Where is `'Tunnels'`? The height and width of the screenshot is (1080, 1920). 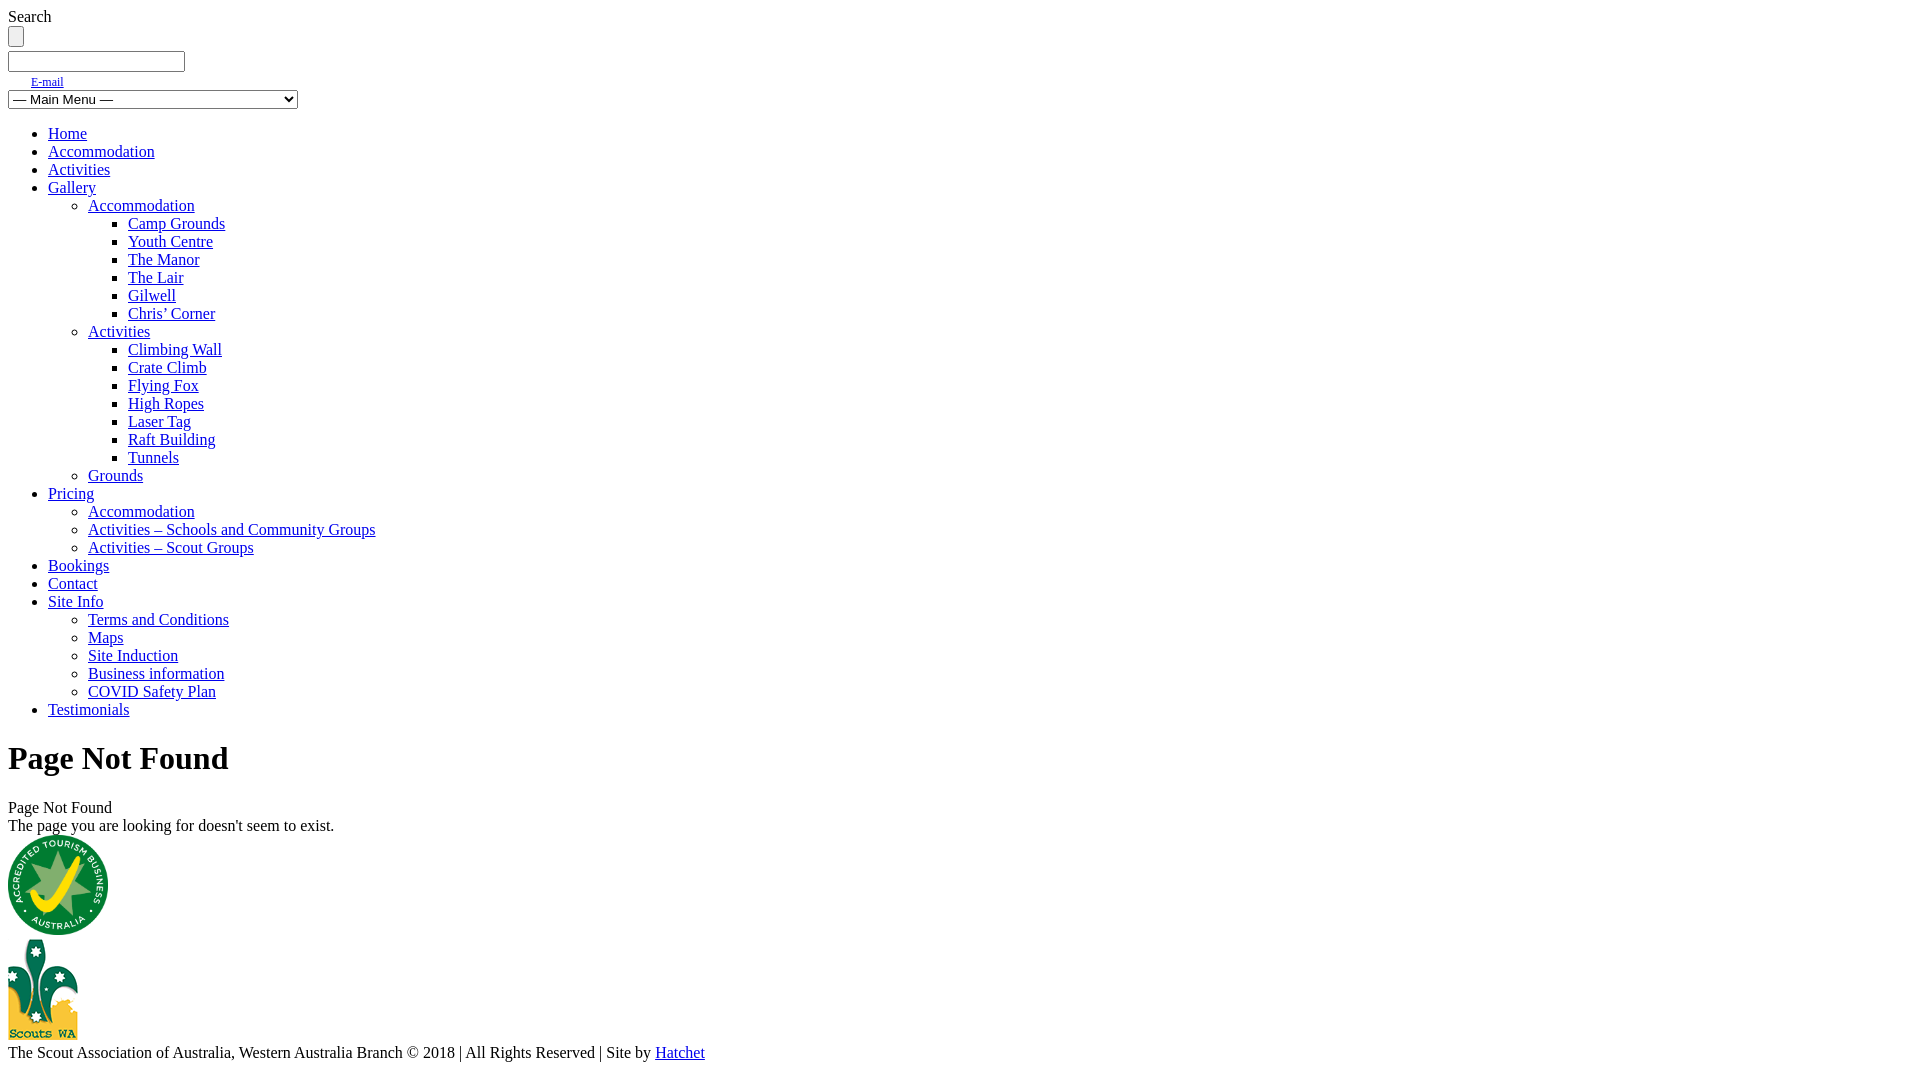
'Tunnels' is located at coordinates (152, 457).